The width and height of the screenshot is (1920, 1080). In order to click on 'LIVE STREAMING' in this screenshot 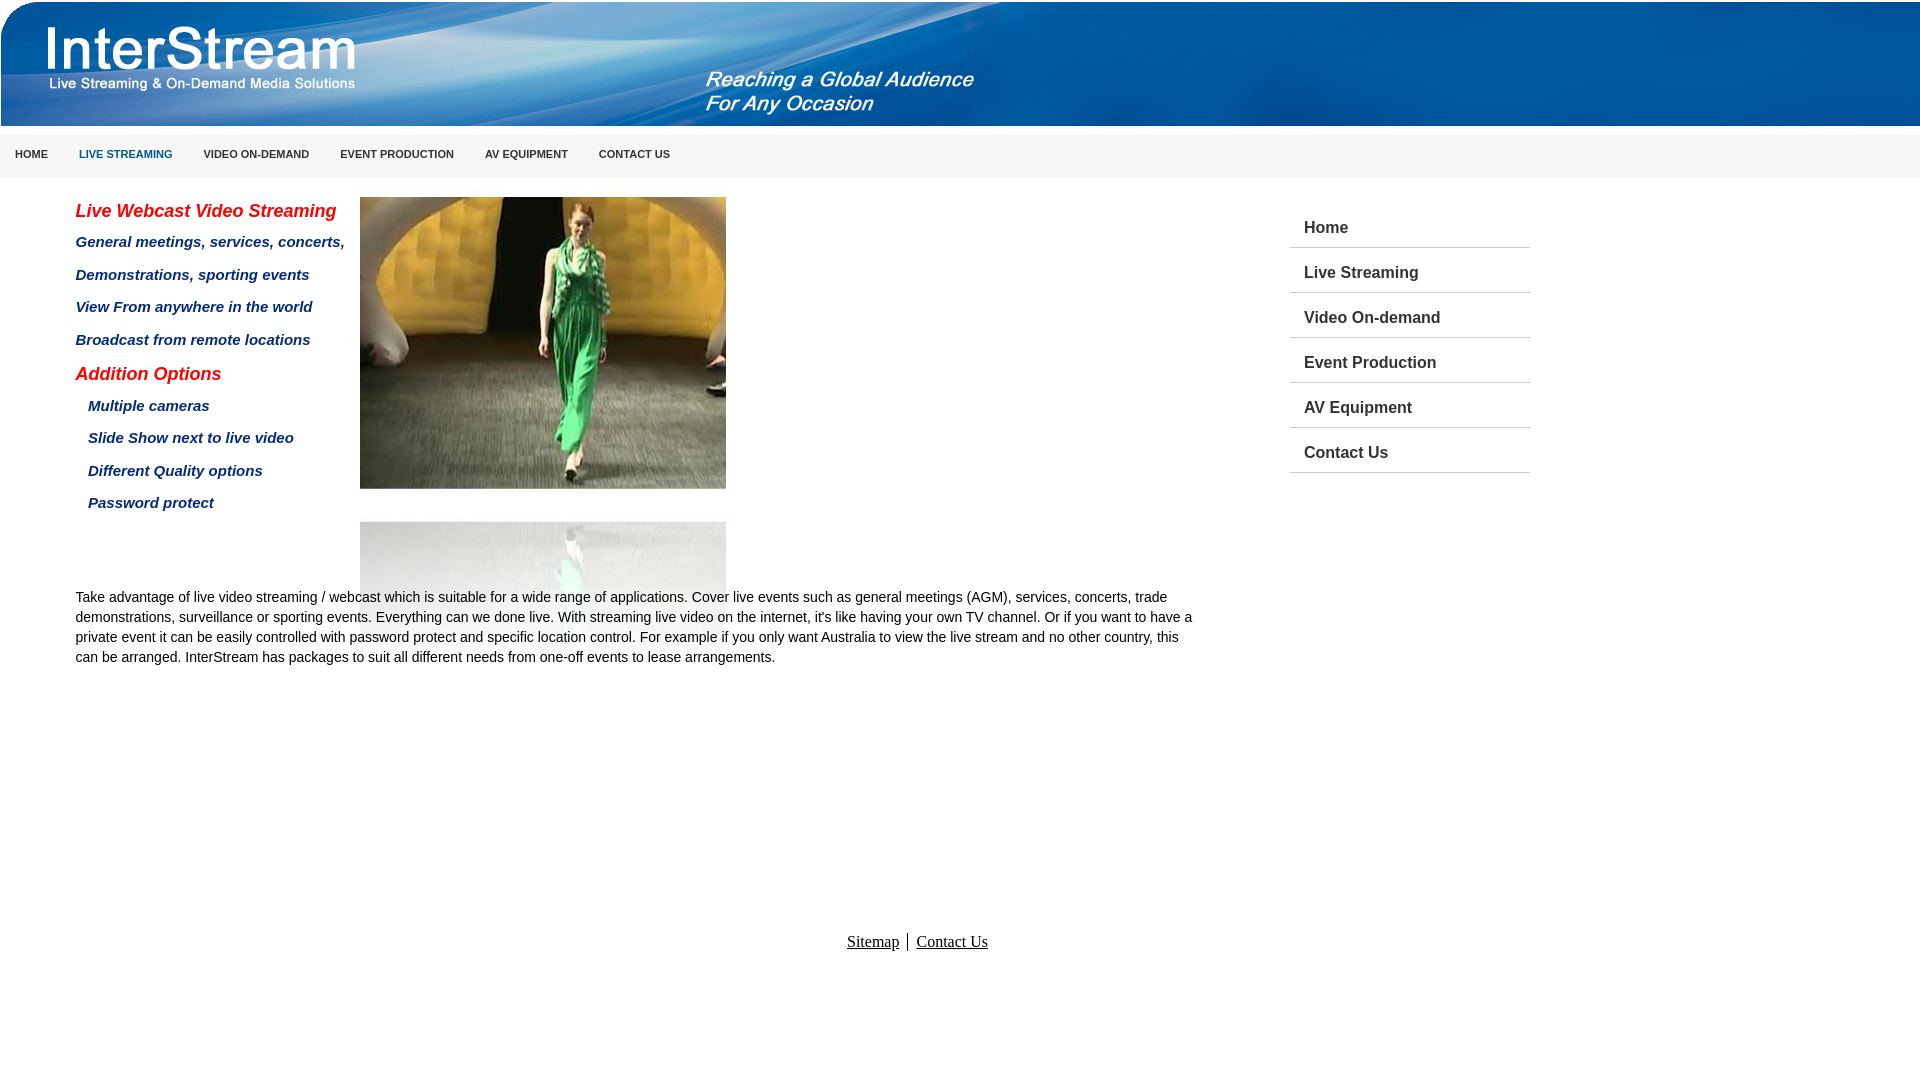, I will do `click(63, 154)`.